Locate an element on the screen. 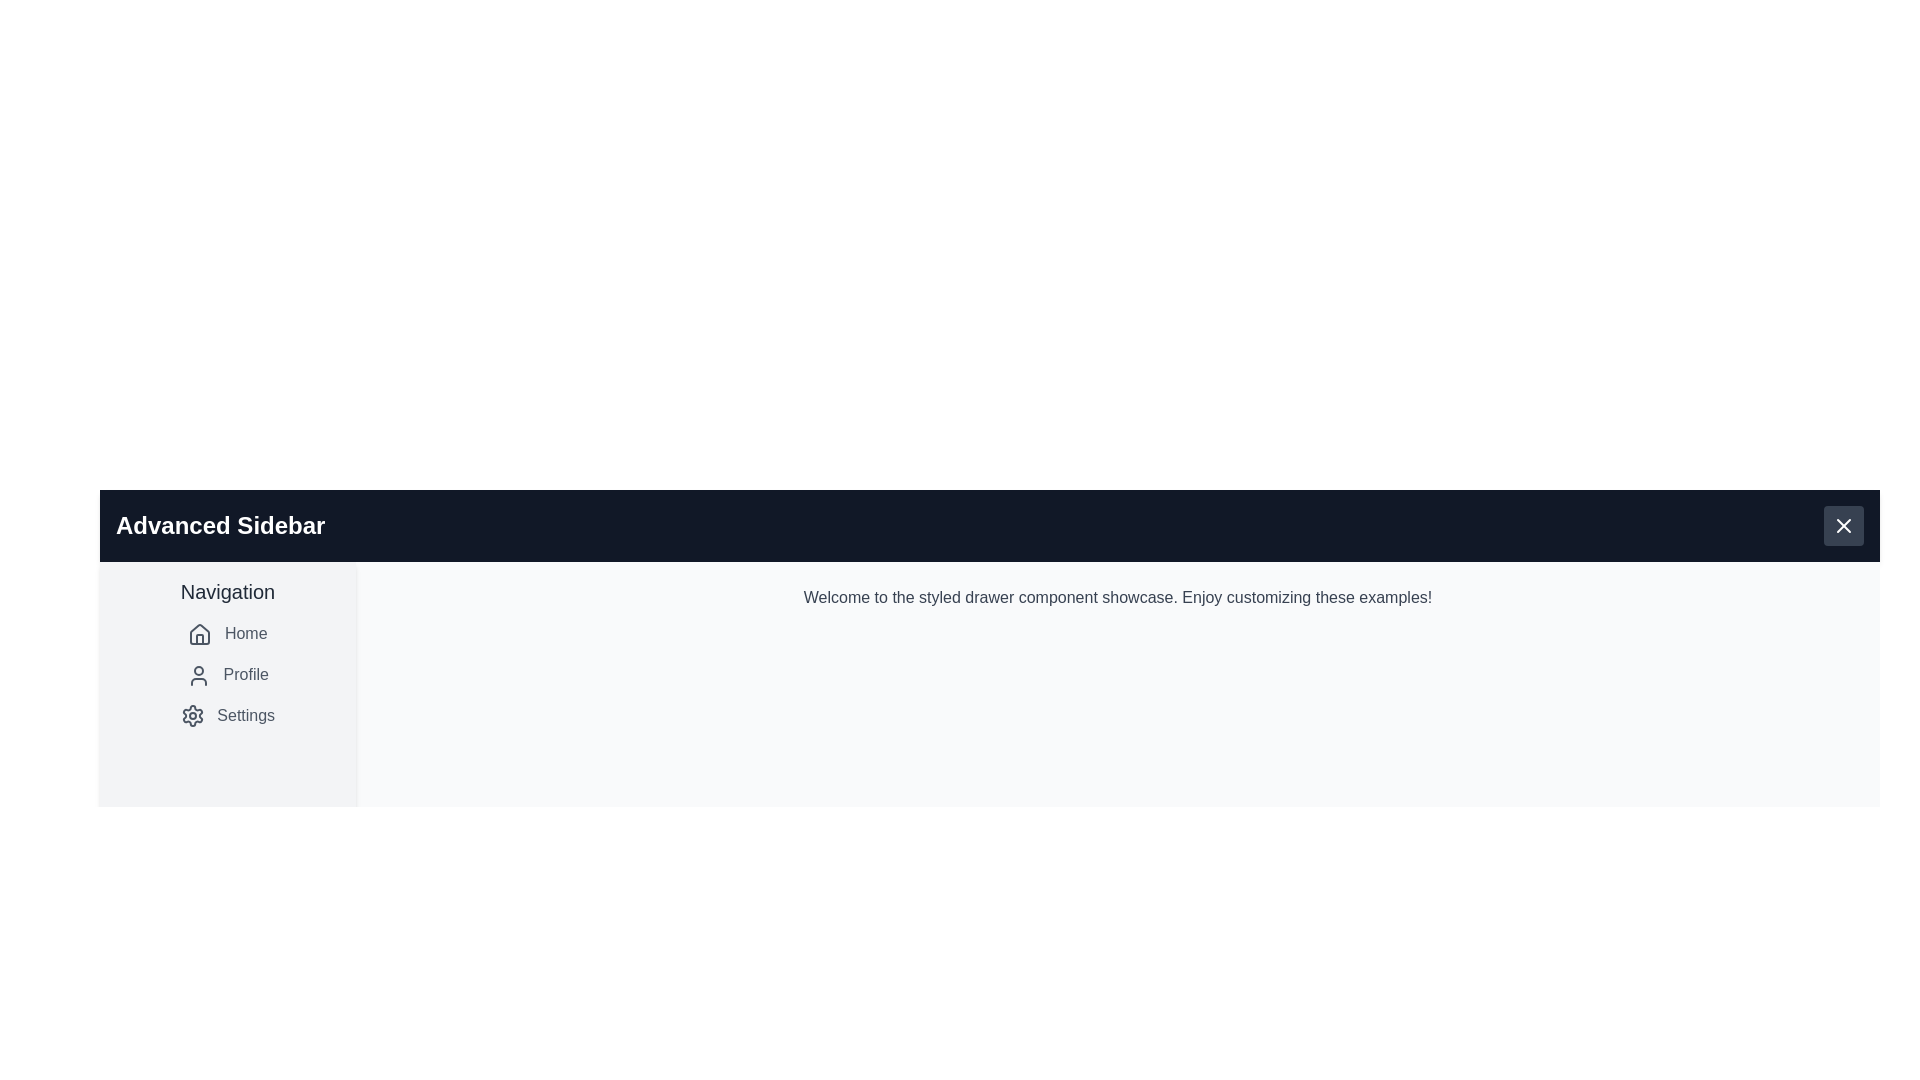  the close button located in the top-right corner of the header section is located at coordinates (1842, 524).